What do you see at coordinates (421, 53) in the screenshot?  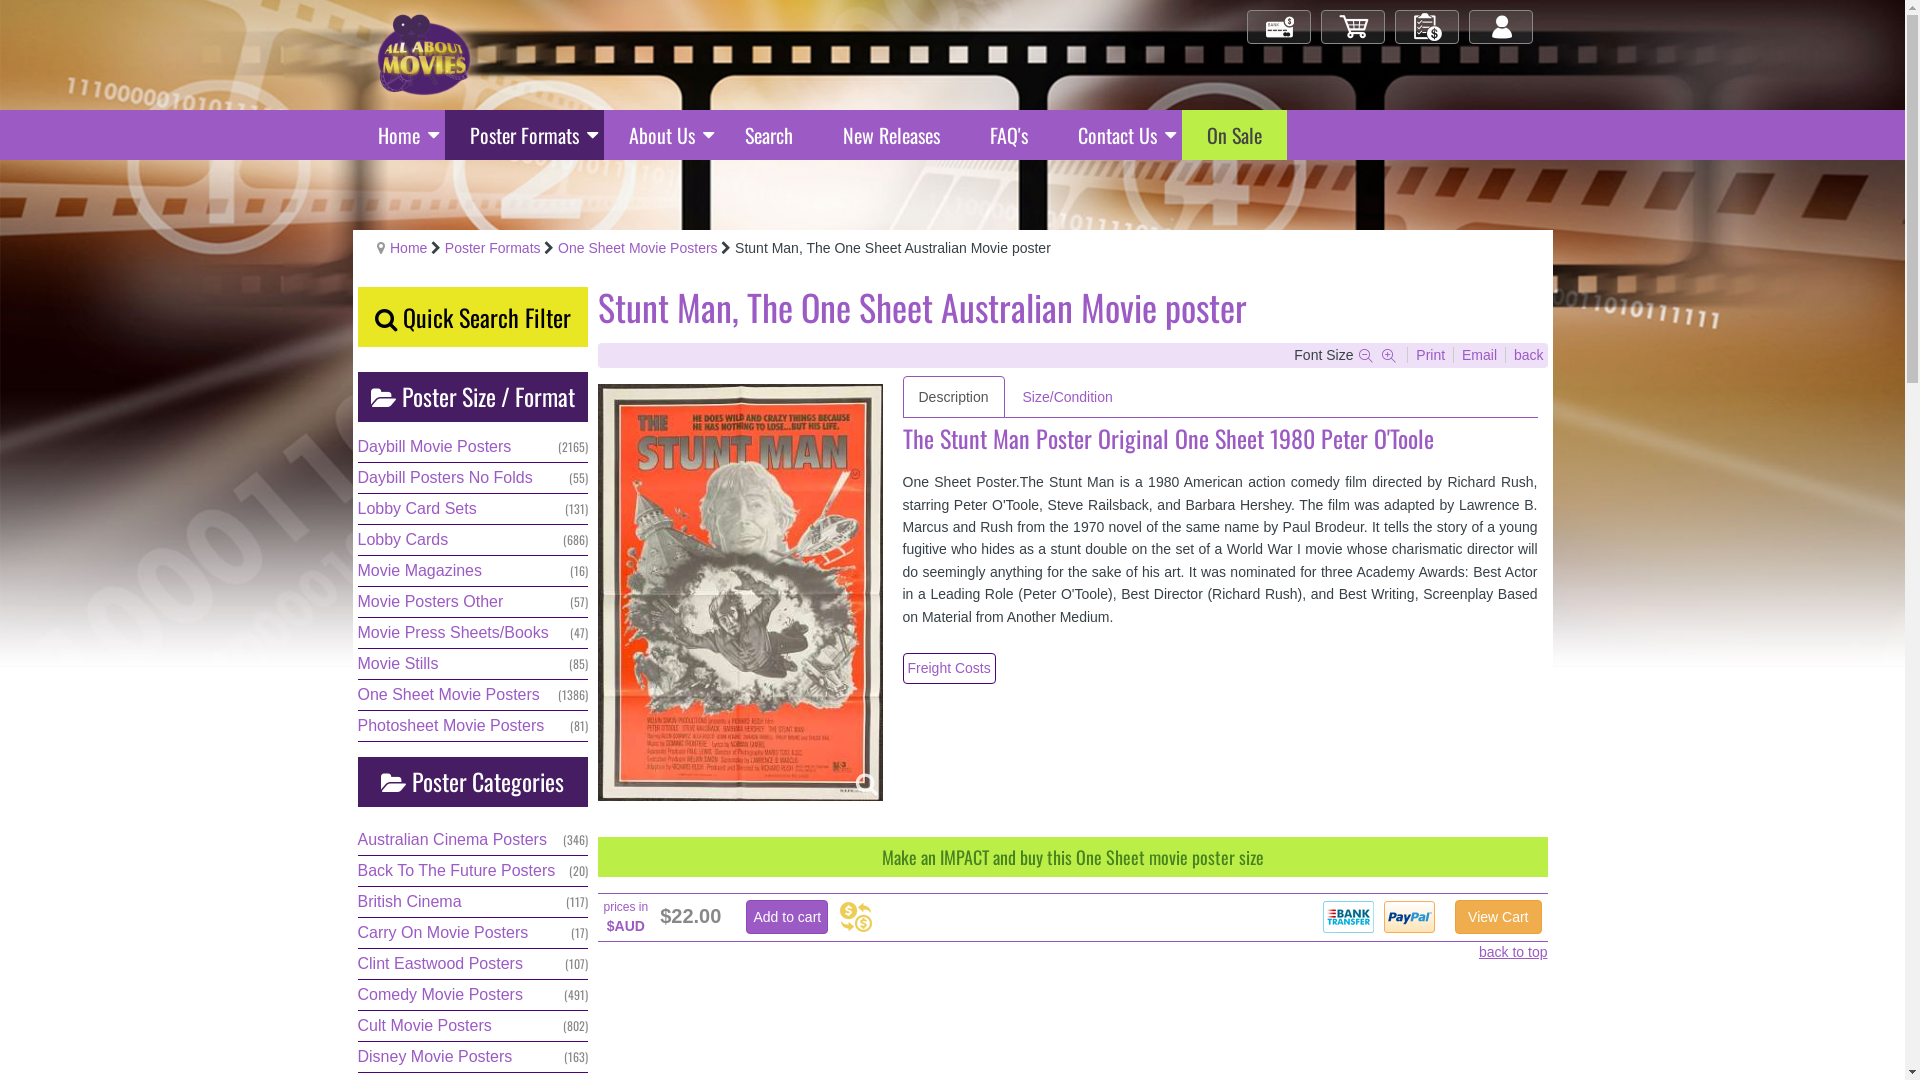 I see `'All About Movies - Original Movie Posters'` at bounding box center [421, 53].